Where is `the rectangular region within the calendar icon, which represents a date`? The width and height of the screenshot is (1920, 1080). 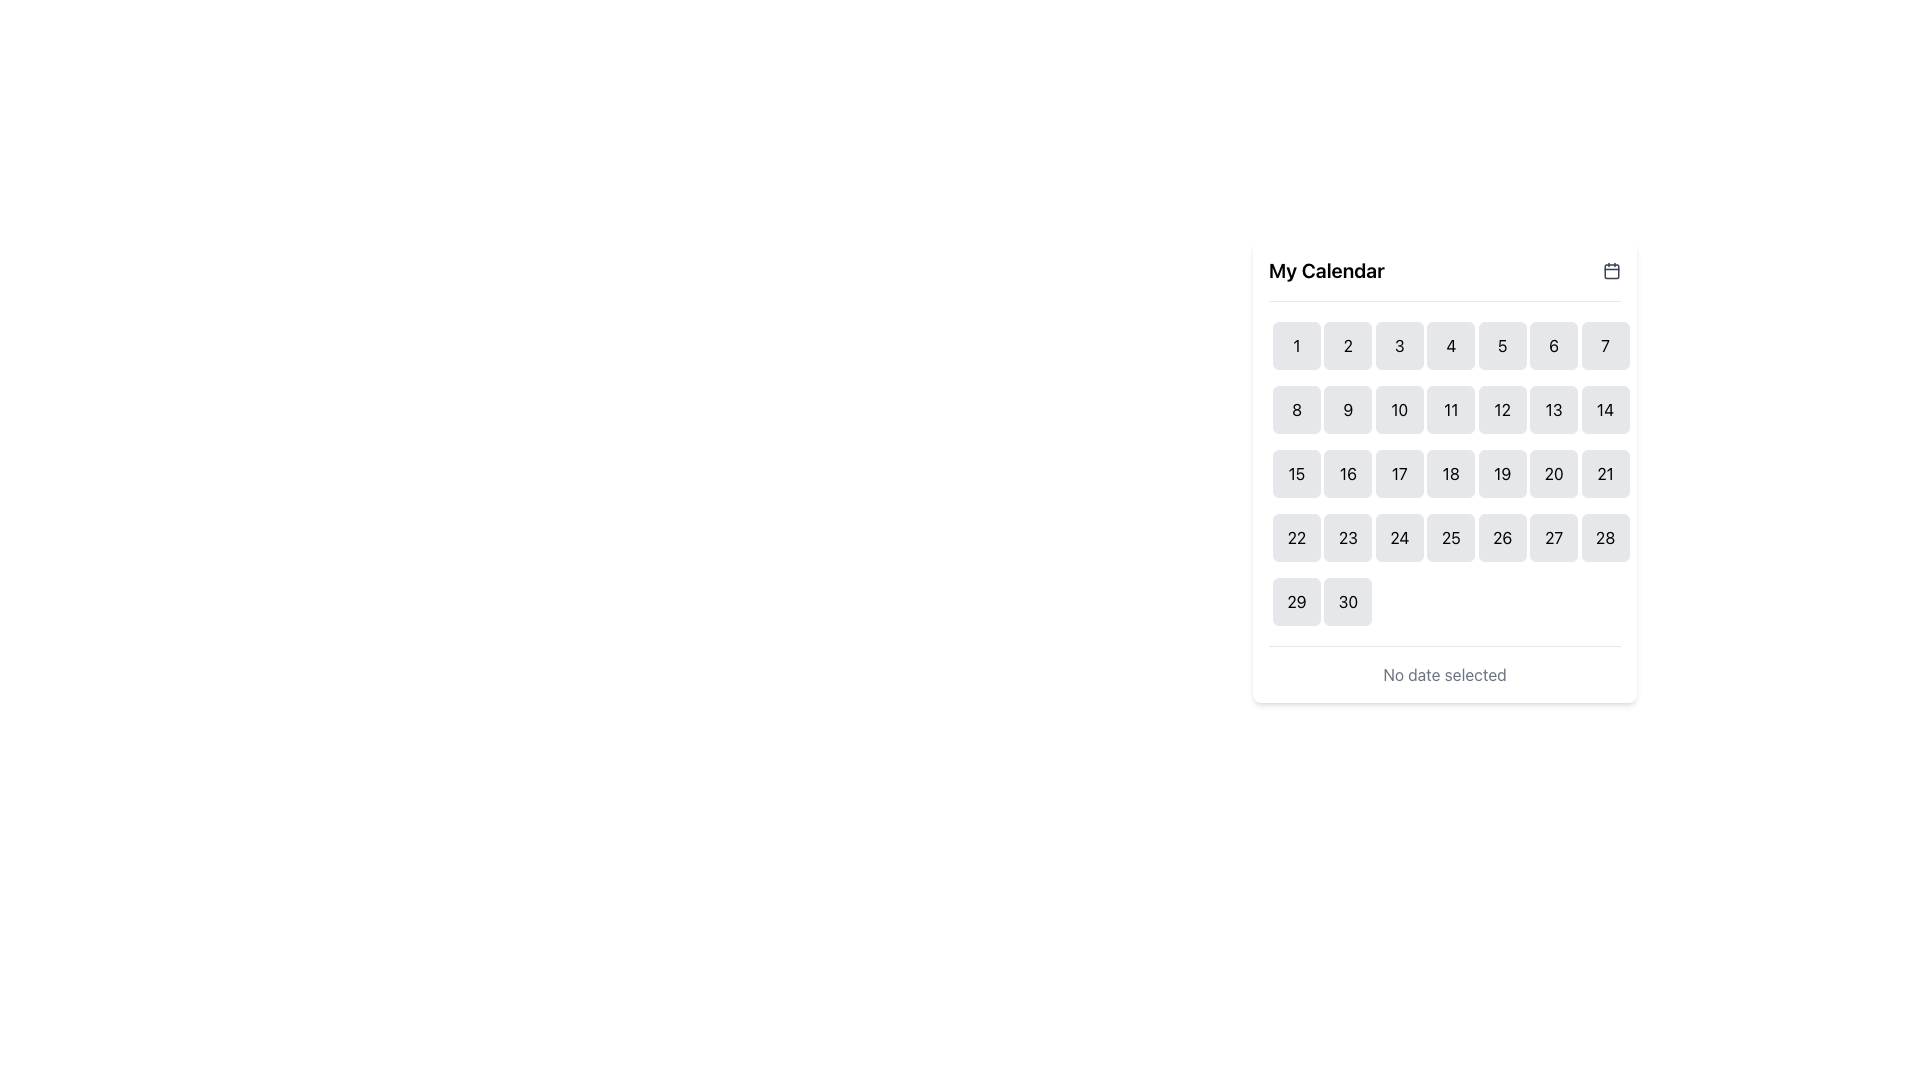 the rectangular region within the calendar icon, which represents a date is located at coordinates (1612, 271).